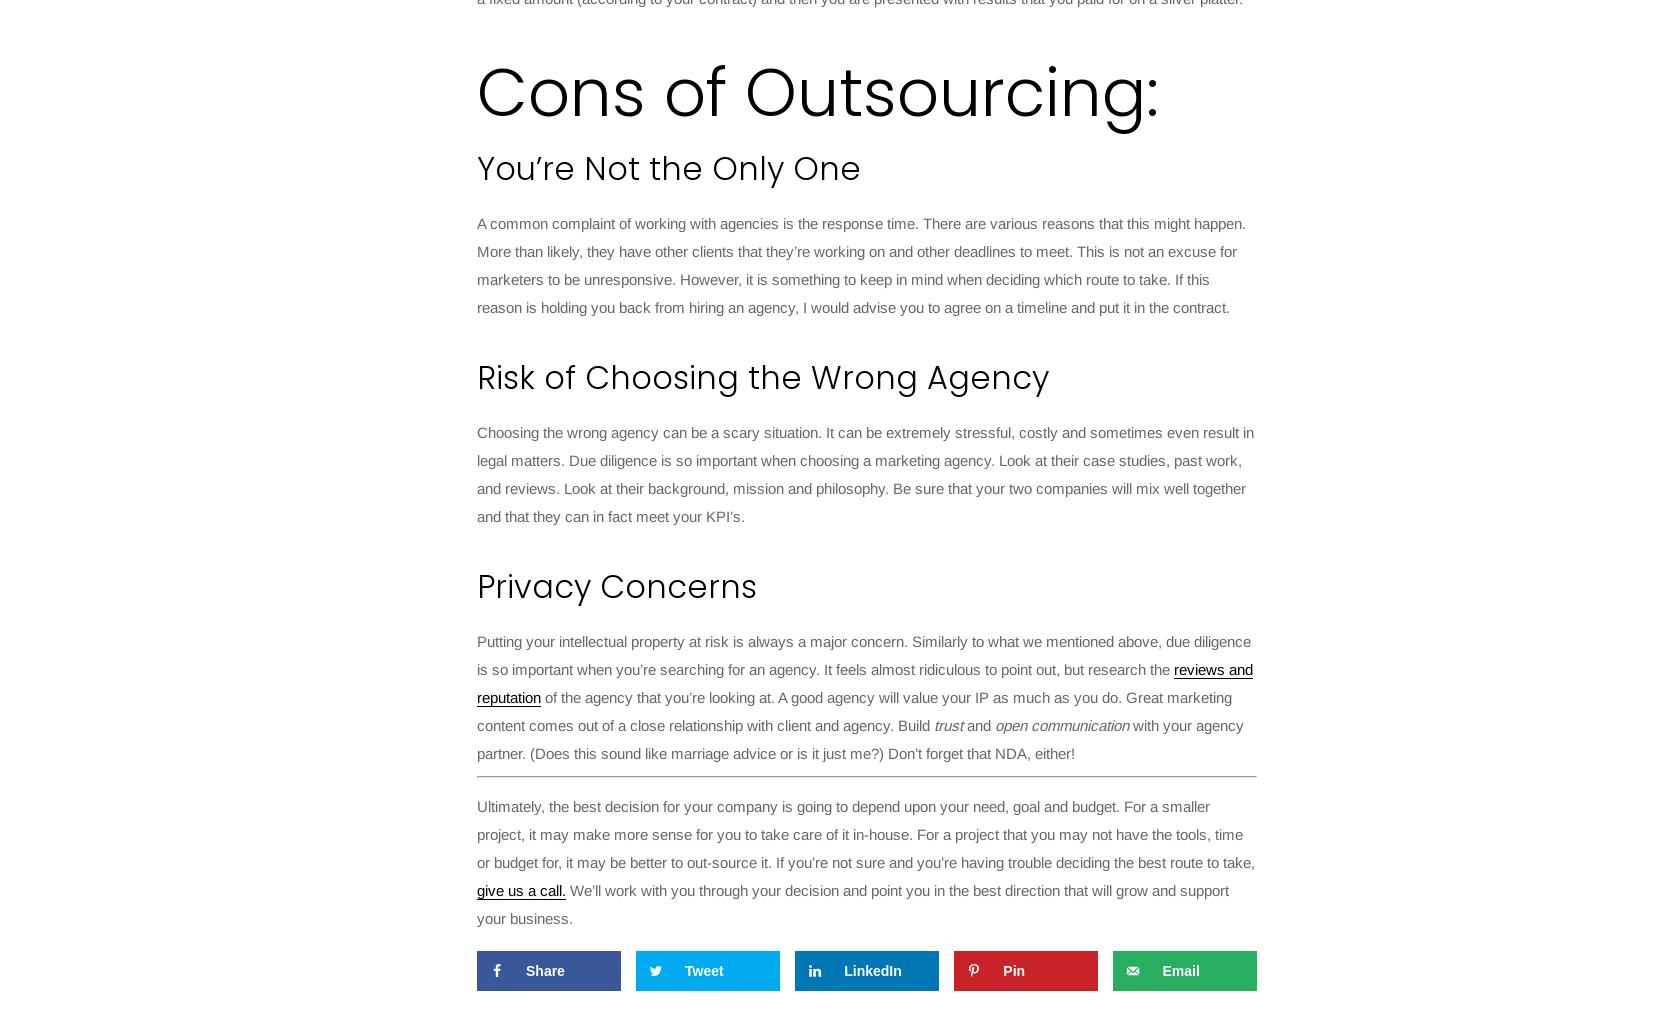 Image resolution: width=1654 pixels, height=1029 pixels. What do you see at coordinates (978, 724) in the screenshot?
I see `'and'` at bounding box center [978, 724].